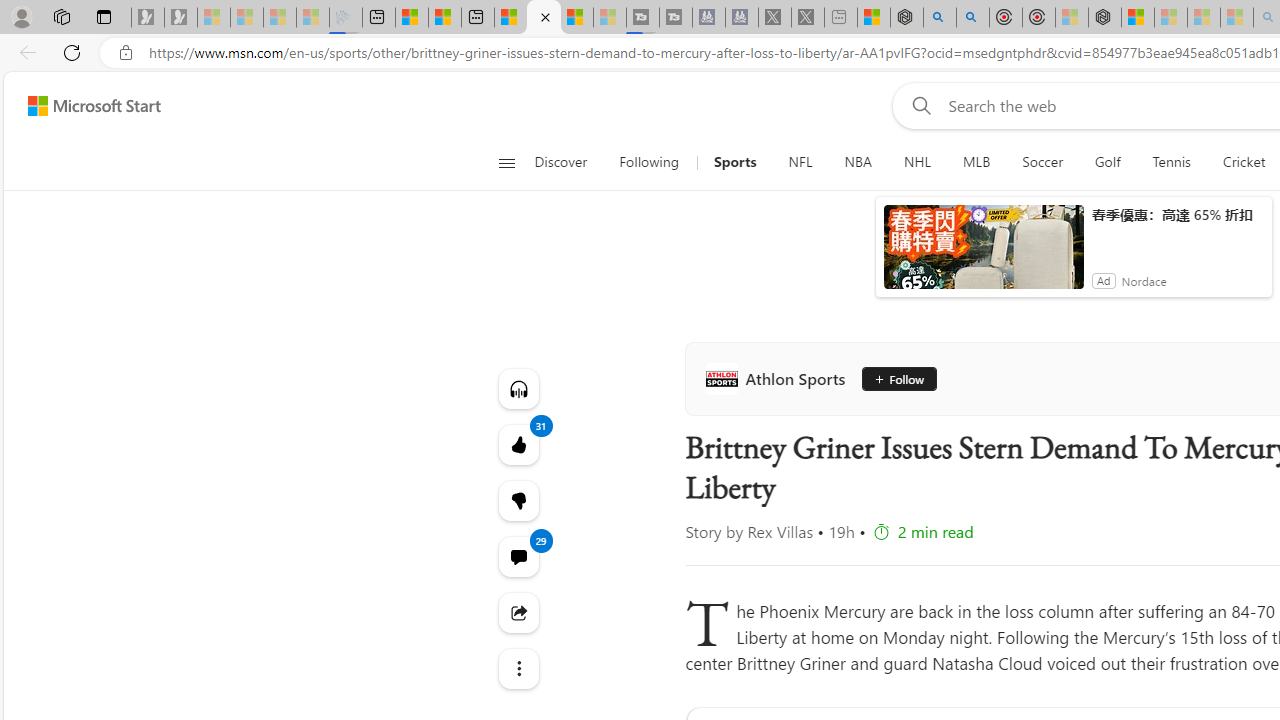  Describe the element at coordinates (518, 500) in the screenshot. I see `'Dislike'` at that location.